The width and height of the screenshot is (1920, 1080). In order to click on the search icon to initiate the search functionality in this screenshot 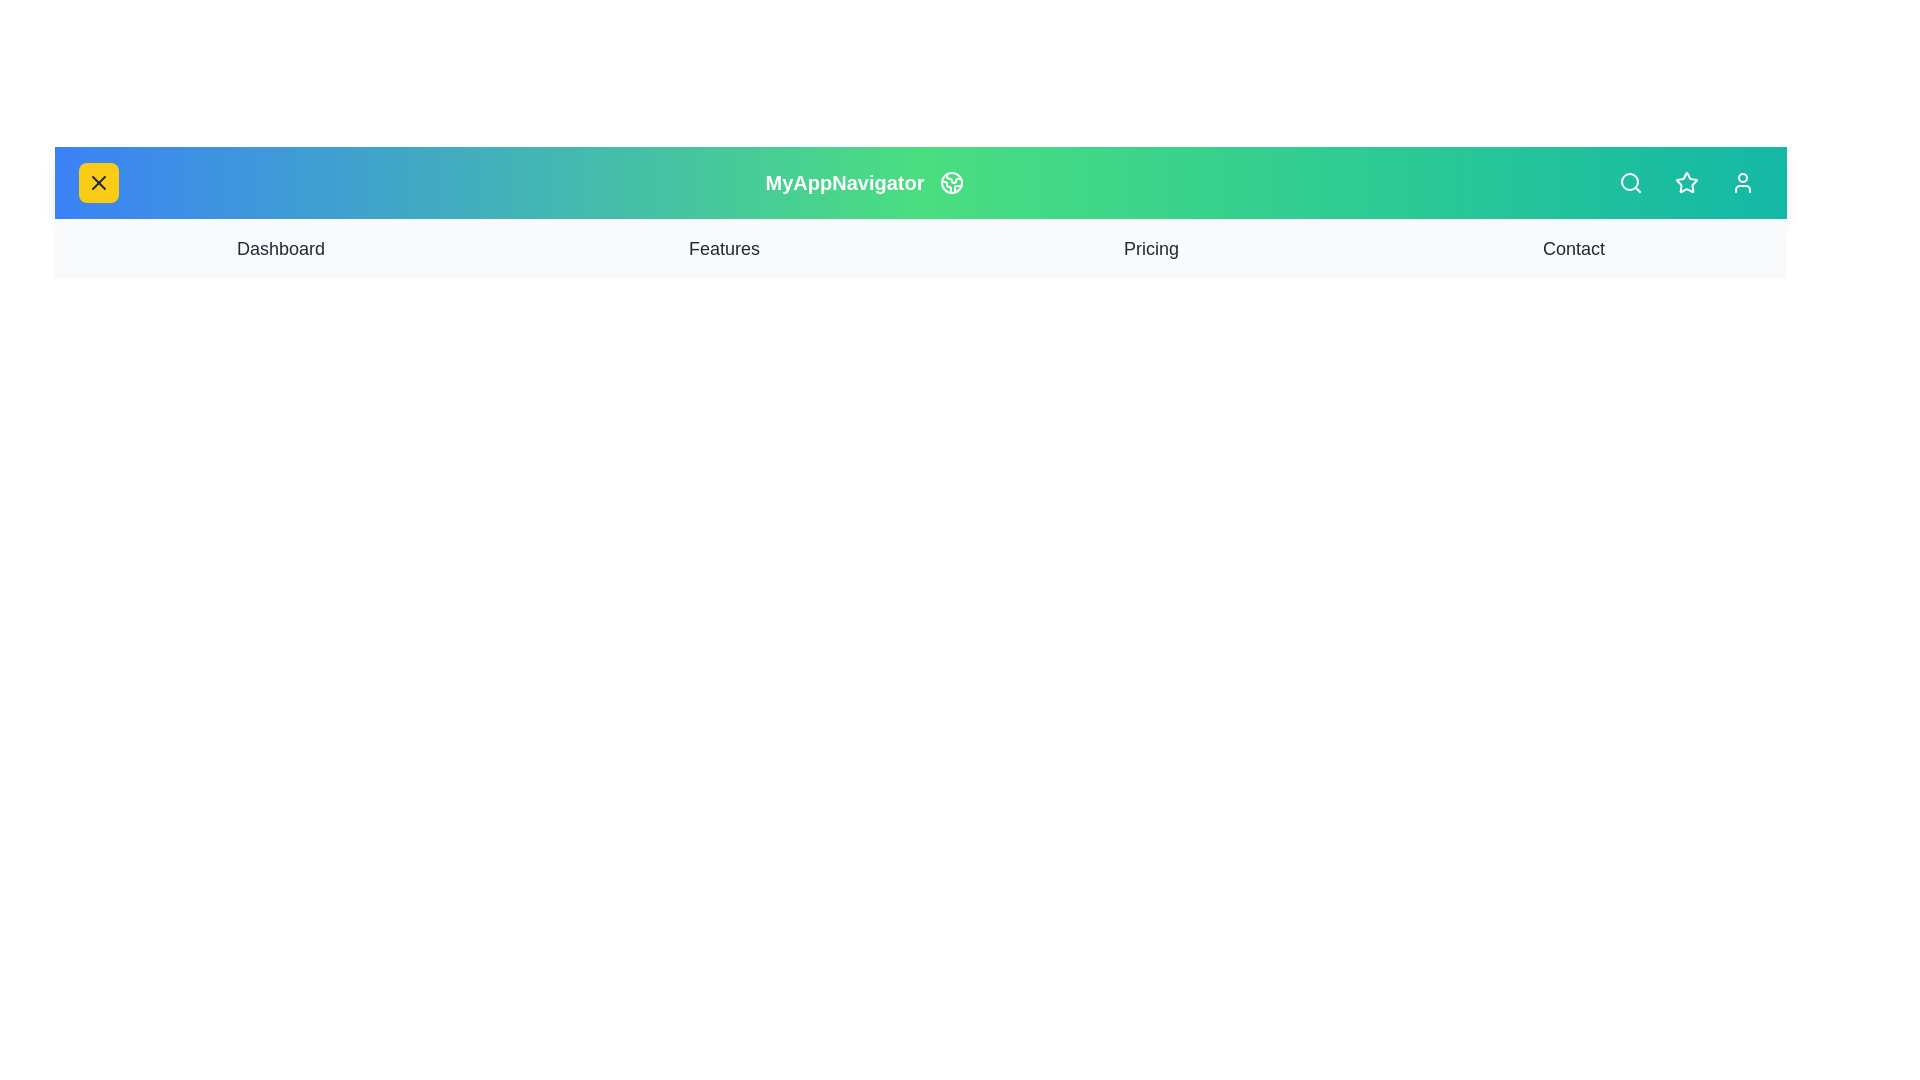, I will do `click(1631, 182)`.